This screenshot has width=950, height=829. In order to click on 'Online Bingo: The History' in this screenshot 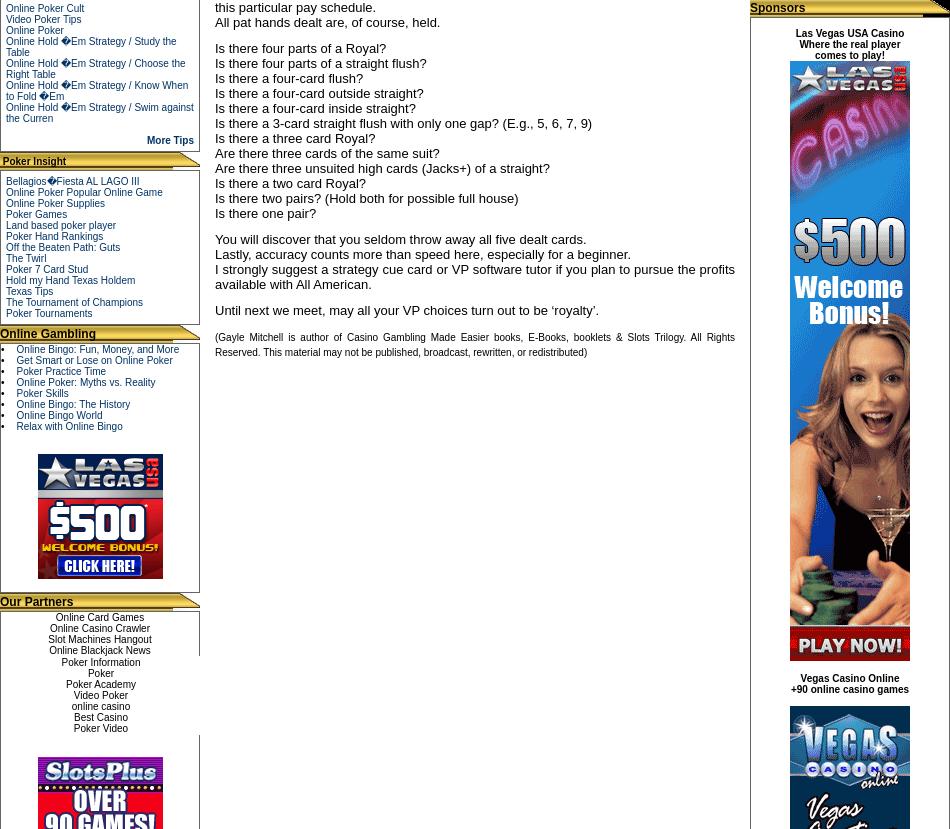, I will do `click(72, 404)`.